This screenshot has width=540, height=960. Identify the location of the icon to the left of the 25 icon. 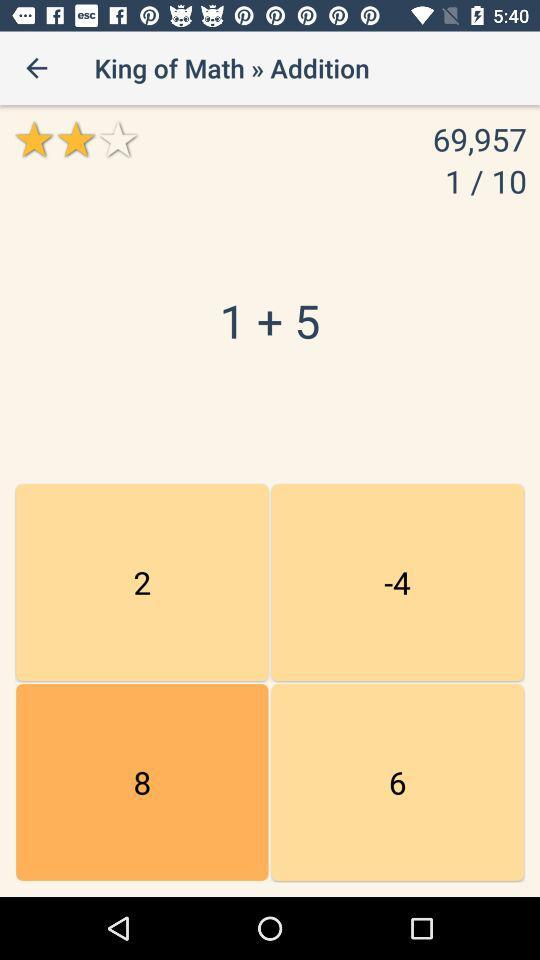
(141, 782).